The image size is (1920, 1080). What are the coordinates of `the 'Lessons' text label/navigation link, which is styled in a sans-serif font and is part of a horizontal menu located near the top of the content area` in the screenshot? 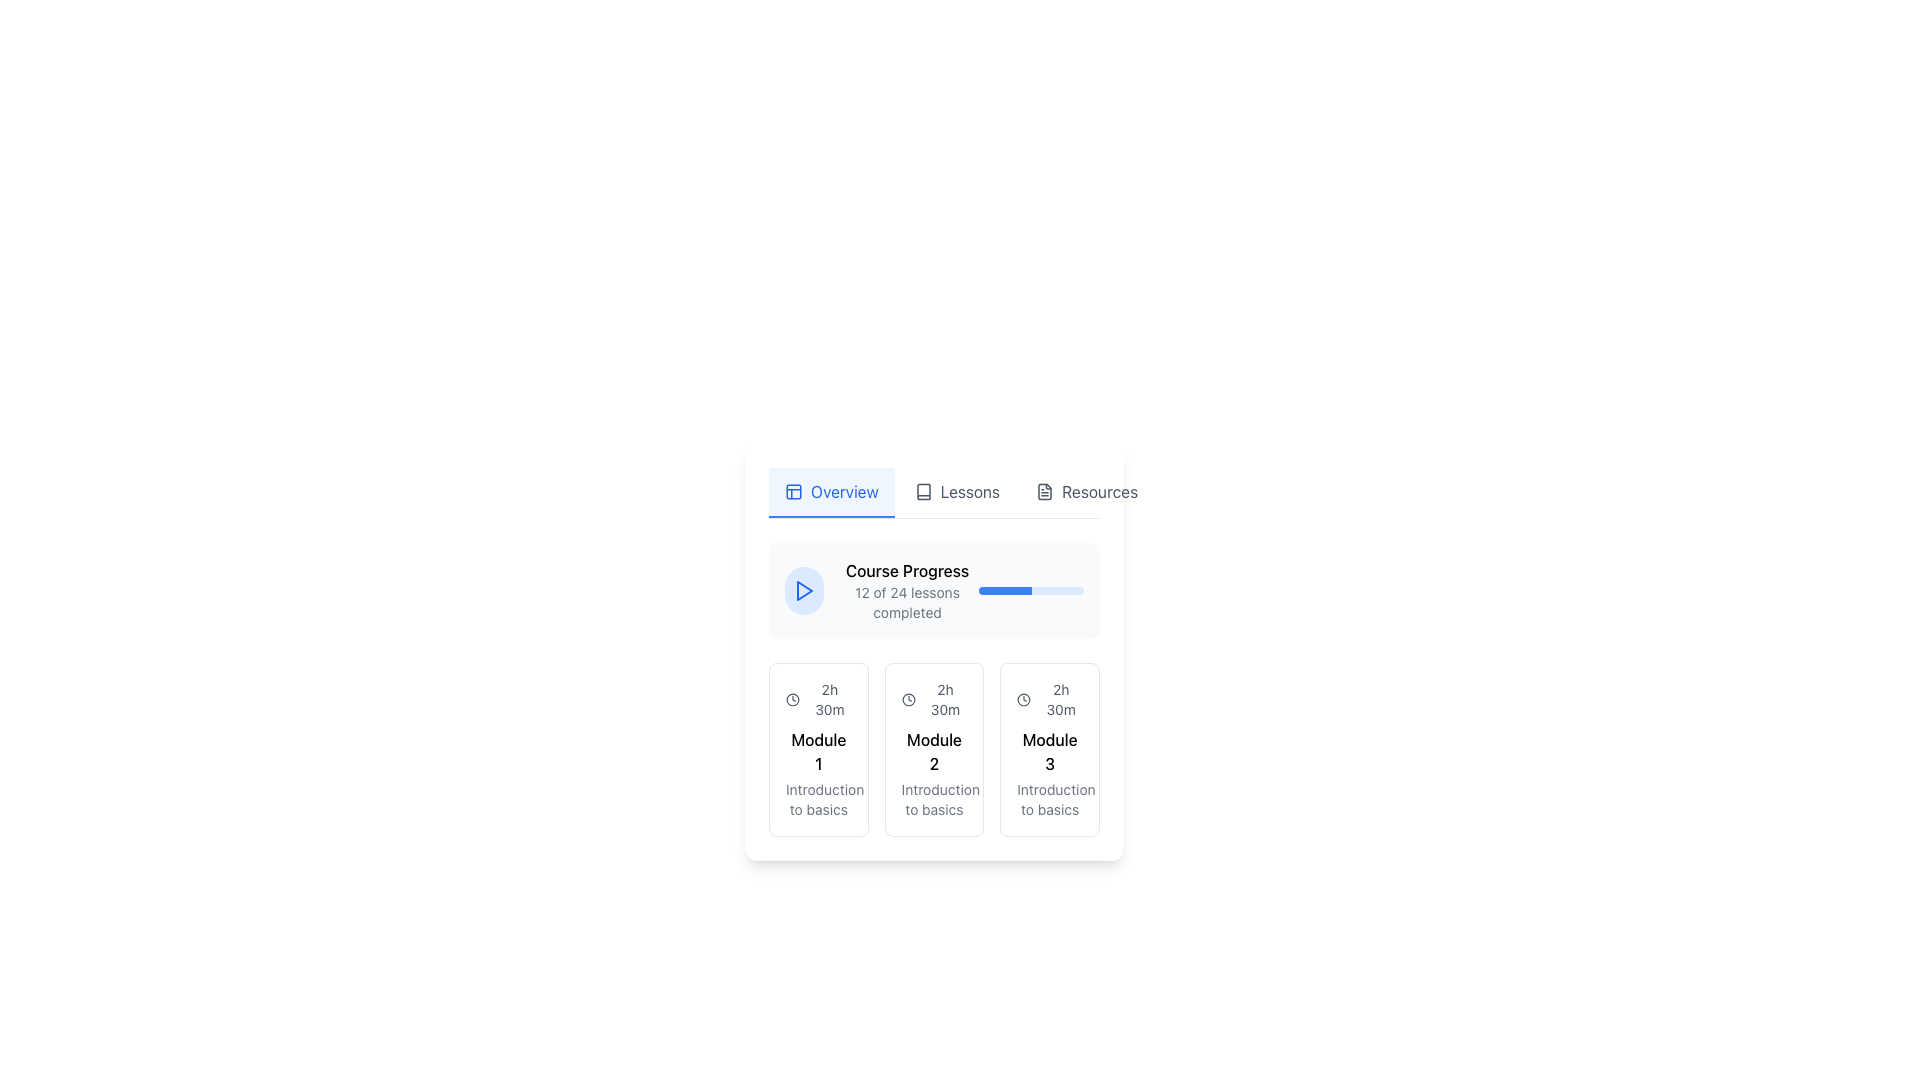 It's located at (970, 492).